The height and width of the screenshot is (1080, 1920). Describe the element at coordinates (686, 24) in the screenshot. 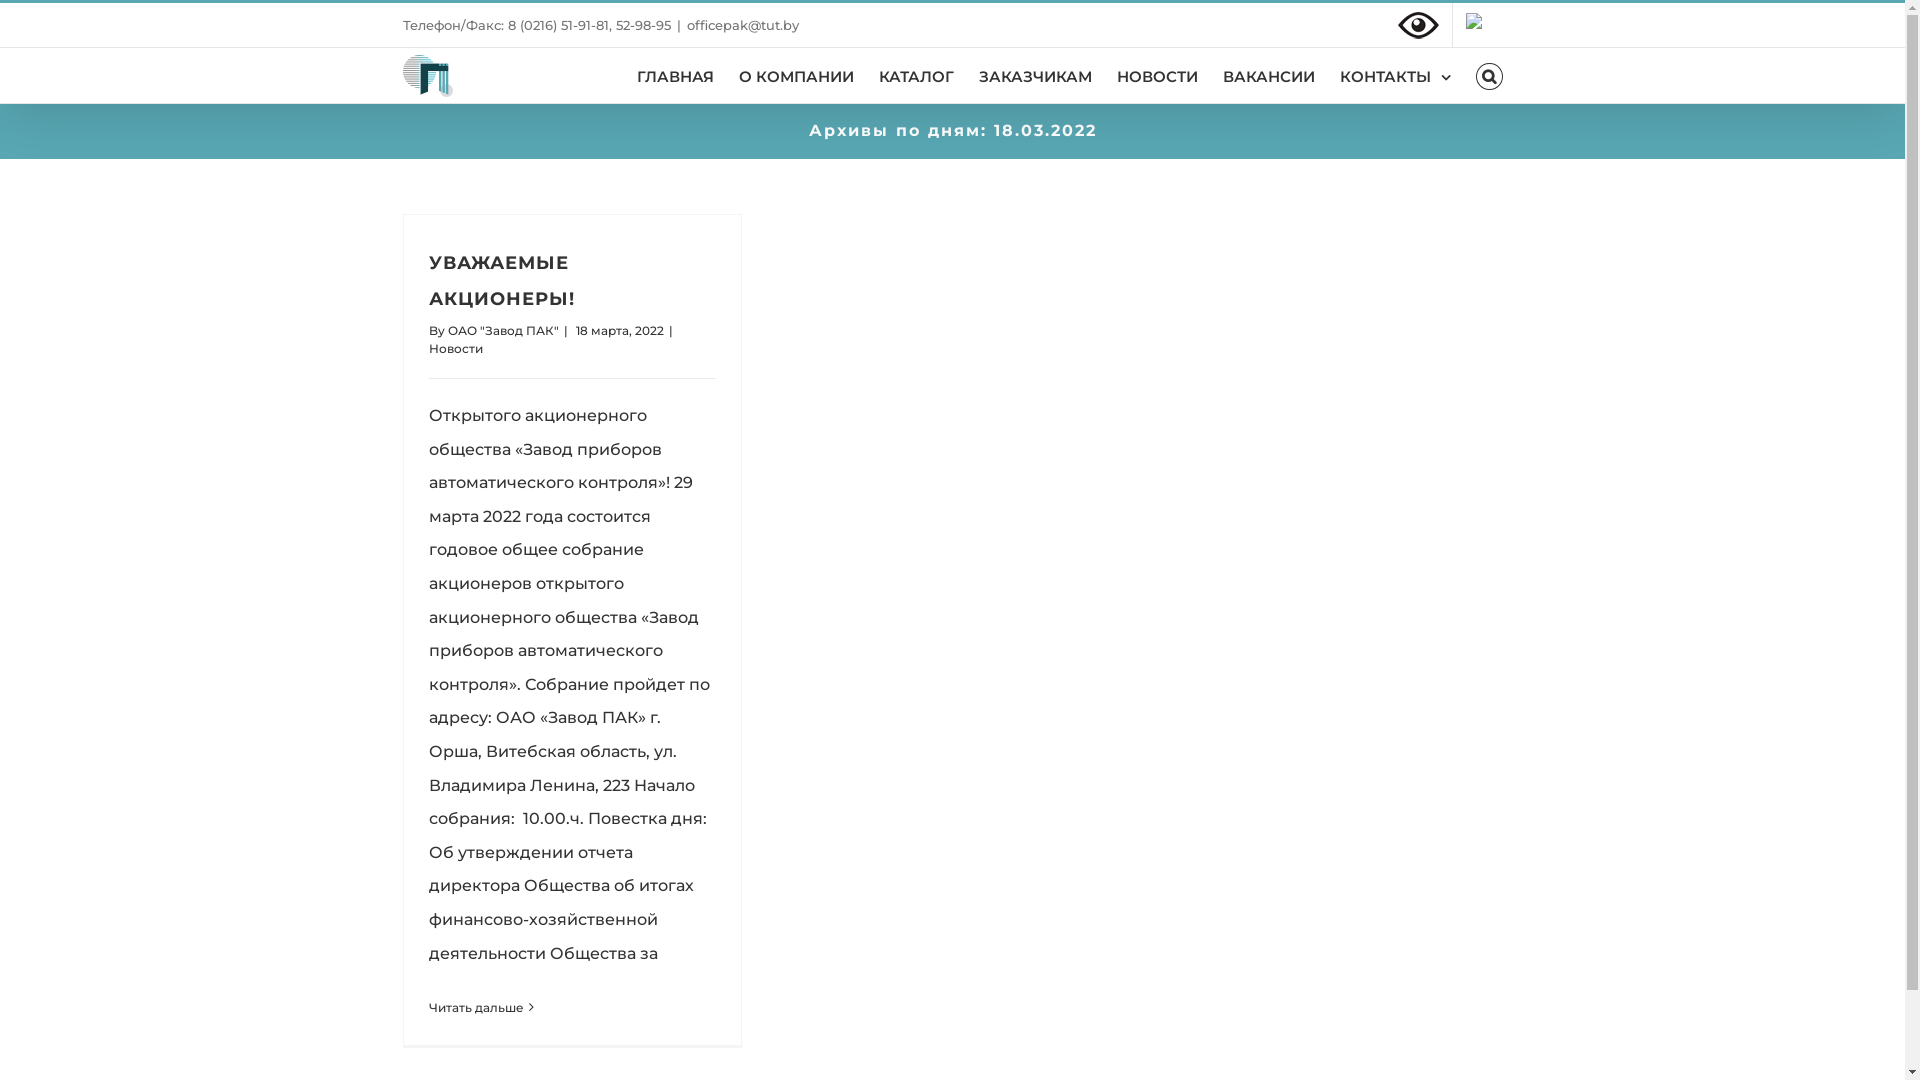

I see `'officepak@tut.by'` at that location.